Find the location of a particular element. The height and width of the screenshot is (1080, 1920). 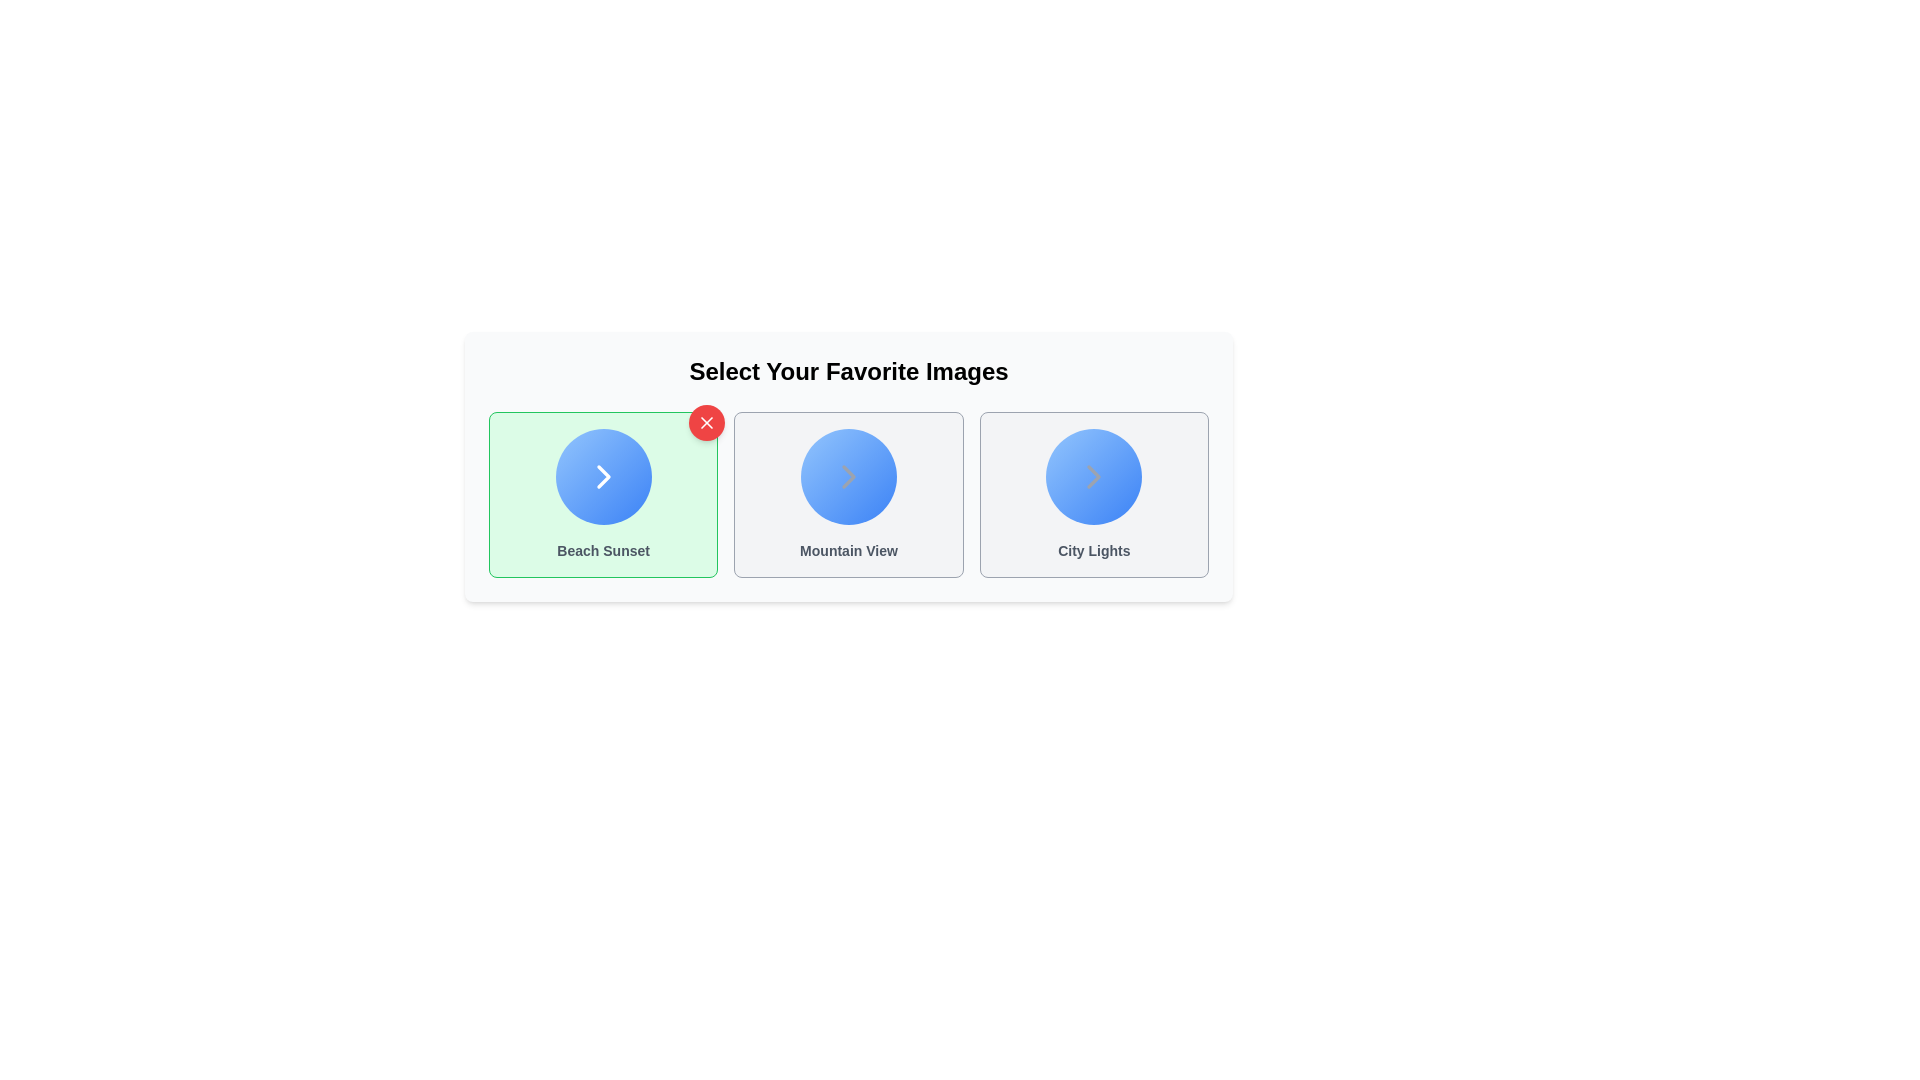

the image labeled Beach Sunset to toggle its selection is located at coordinates (602, 494).